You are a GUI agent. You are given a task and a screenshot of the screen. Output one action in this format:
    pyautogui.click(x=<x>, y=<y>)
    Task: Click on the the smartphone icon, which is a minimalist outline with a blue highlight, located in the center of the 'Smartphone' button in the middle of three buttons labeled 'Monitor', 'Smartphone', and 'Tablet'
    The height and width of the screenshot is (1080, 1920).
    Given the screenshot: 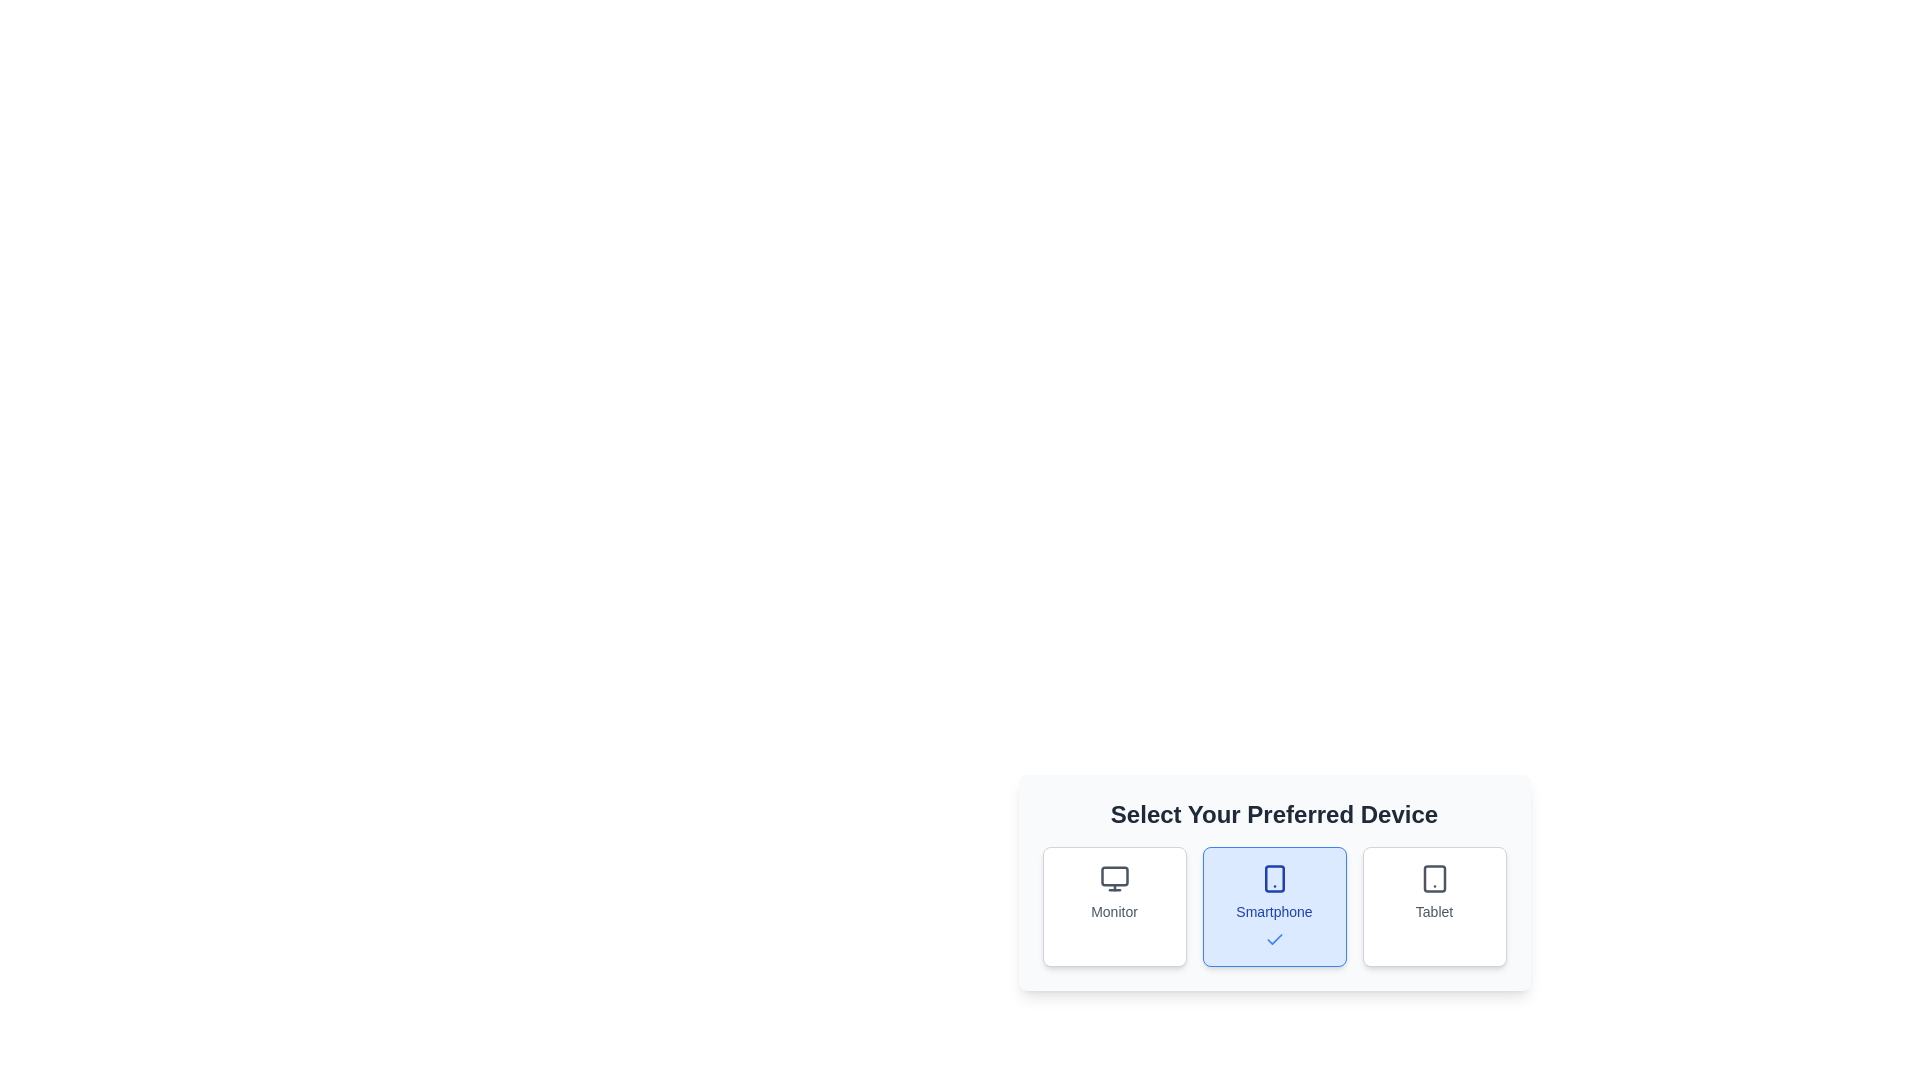 What is the action you would take?
    pyautogui.click(x=1273, y=878)
    